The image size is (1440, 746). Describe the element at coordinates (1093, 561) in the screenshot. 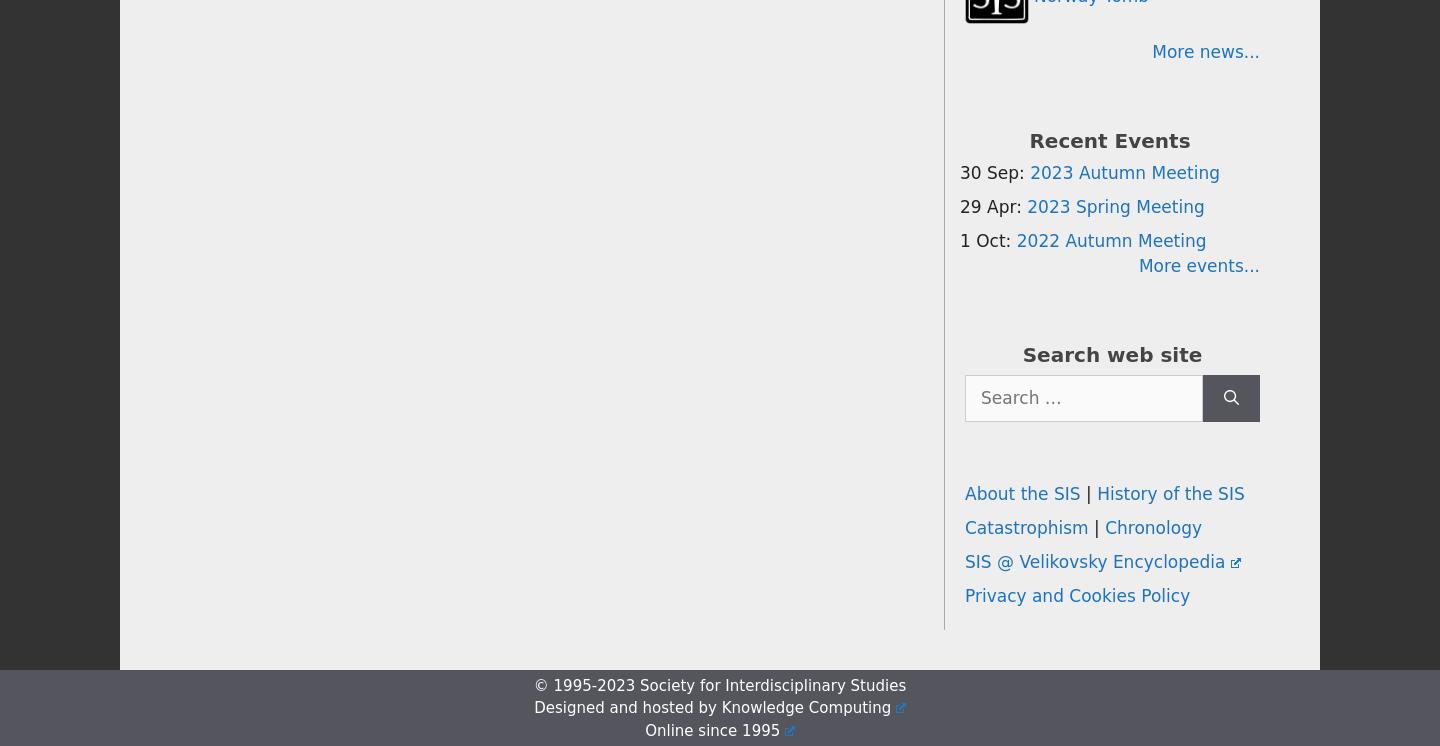

I see `'SIS @ Velikovsky Encyclopedia'` at that location.